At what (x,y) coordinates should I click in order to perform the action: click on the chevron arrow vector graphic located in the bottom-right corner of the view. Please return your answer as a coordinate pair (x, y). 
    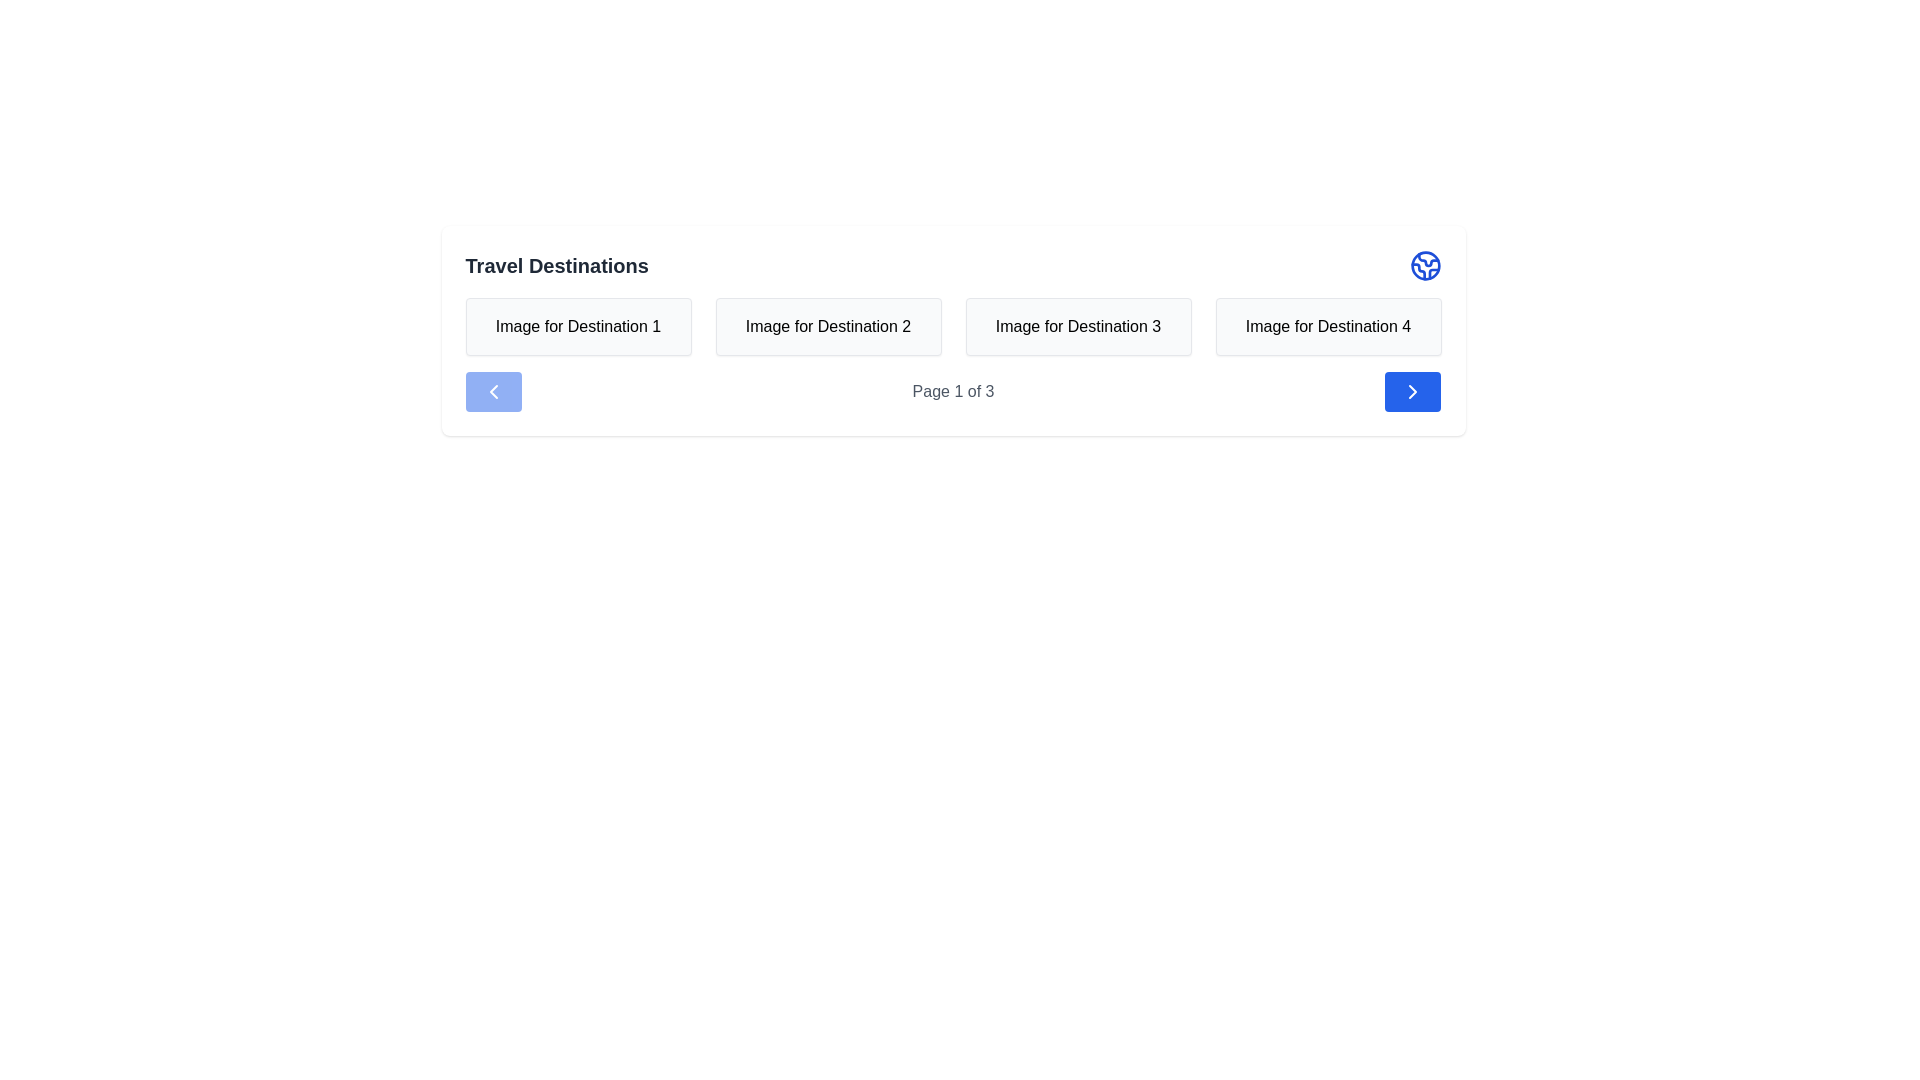
    Looking at the image, I should click on (1412, 392).